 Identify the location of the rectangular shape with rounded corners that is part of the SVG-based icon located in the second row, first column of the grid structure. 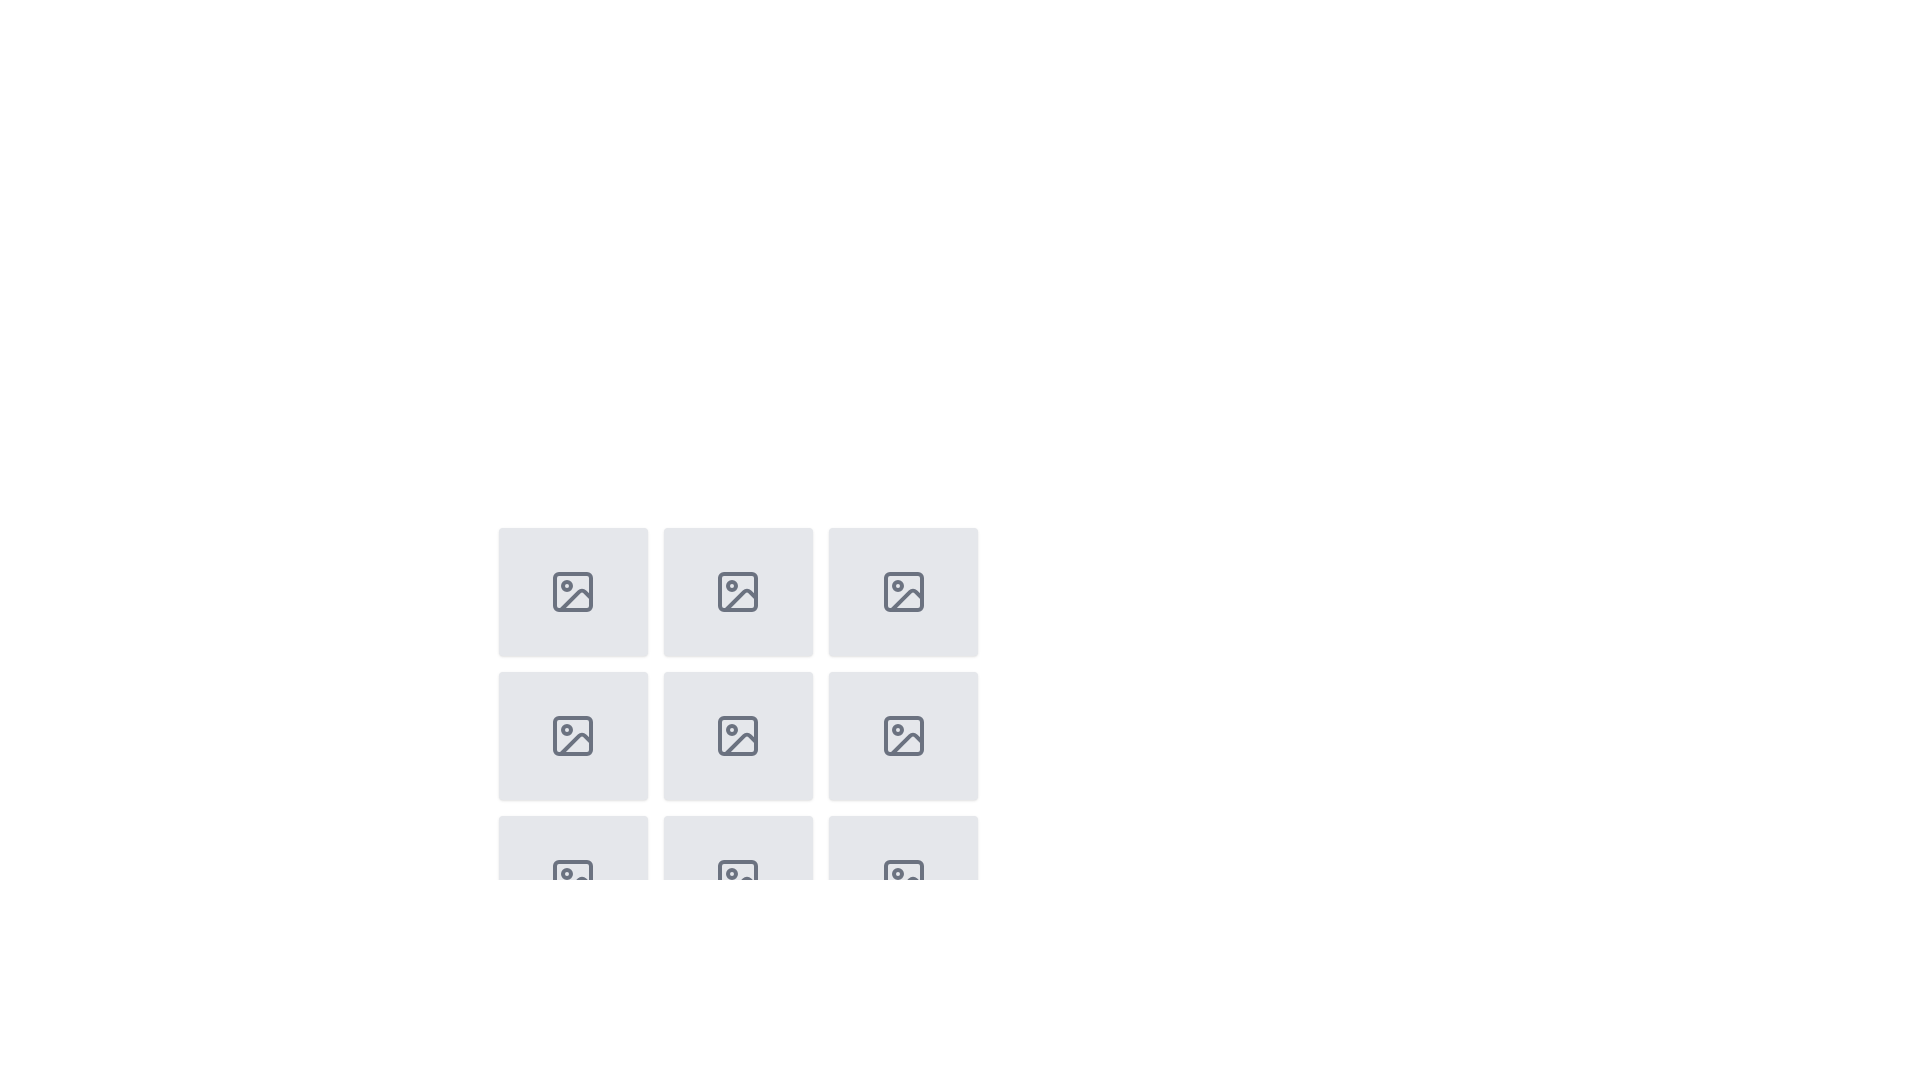
(572, 736).